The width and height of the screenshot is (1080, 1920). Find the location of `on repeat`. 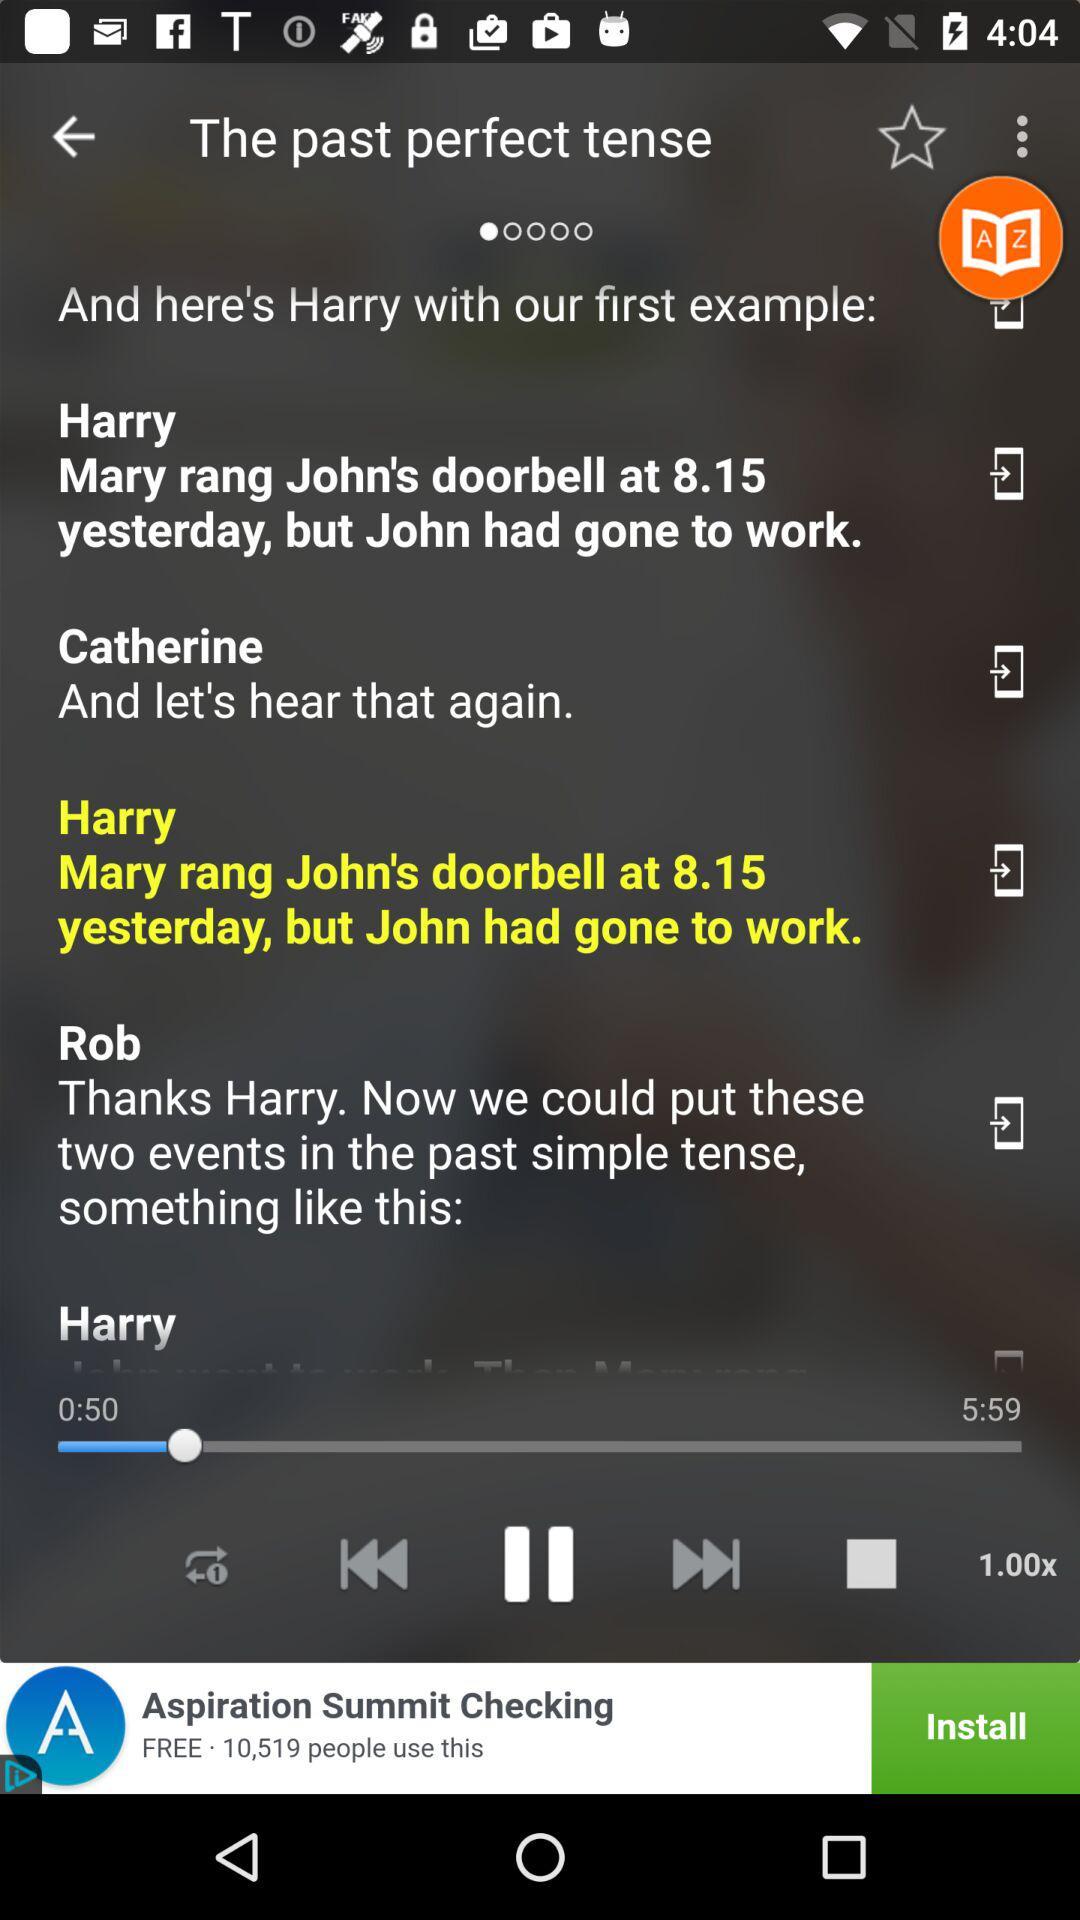

on repeat is located at coordinates (207, 1562).